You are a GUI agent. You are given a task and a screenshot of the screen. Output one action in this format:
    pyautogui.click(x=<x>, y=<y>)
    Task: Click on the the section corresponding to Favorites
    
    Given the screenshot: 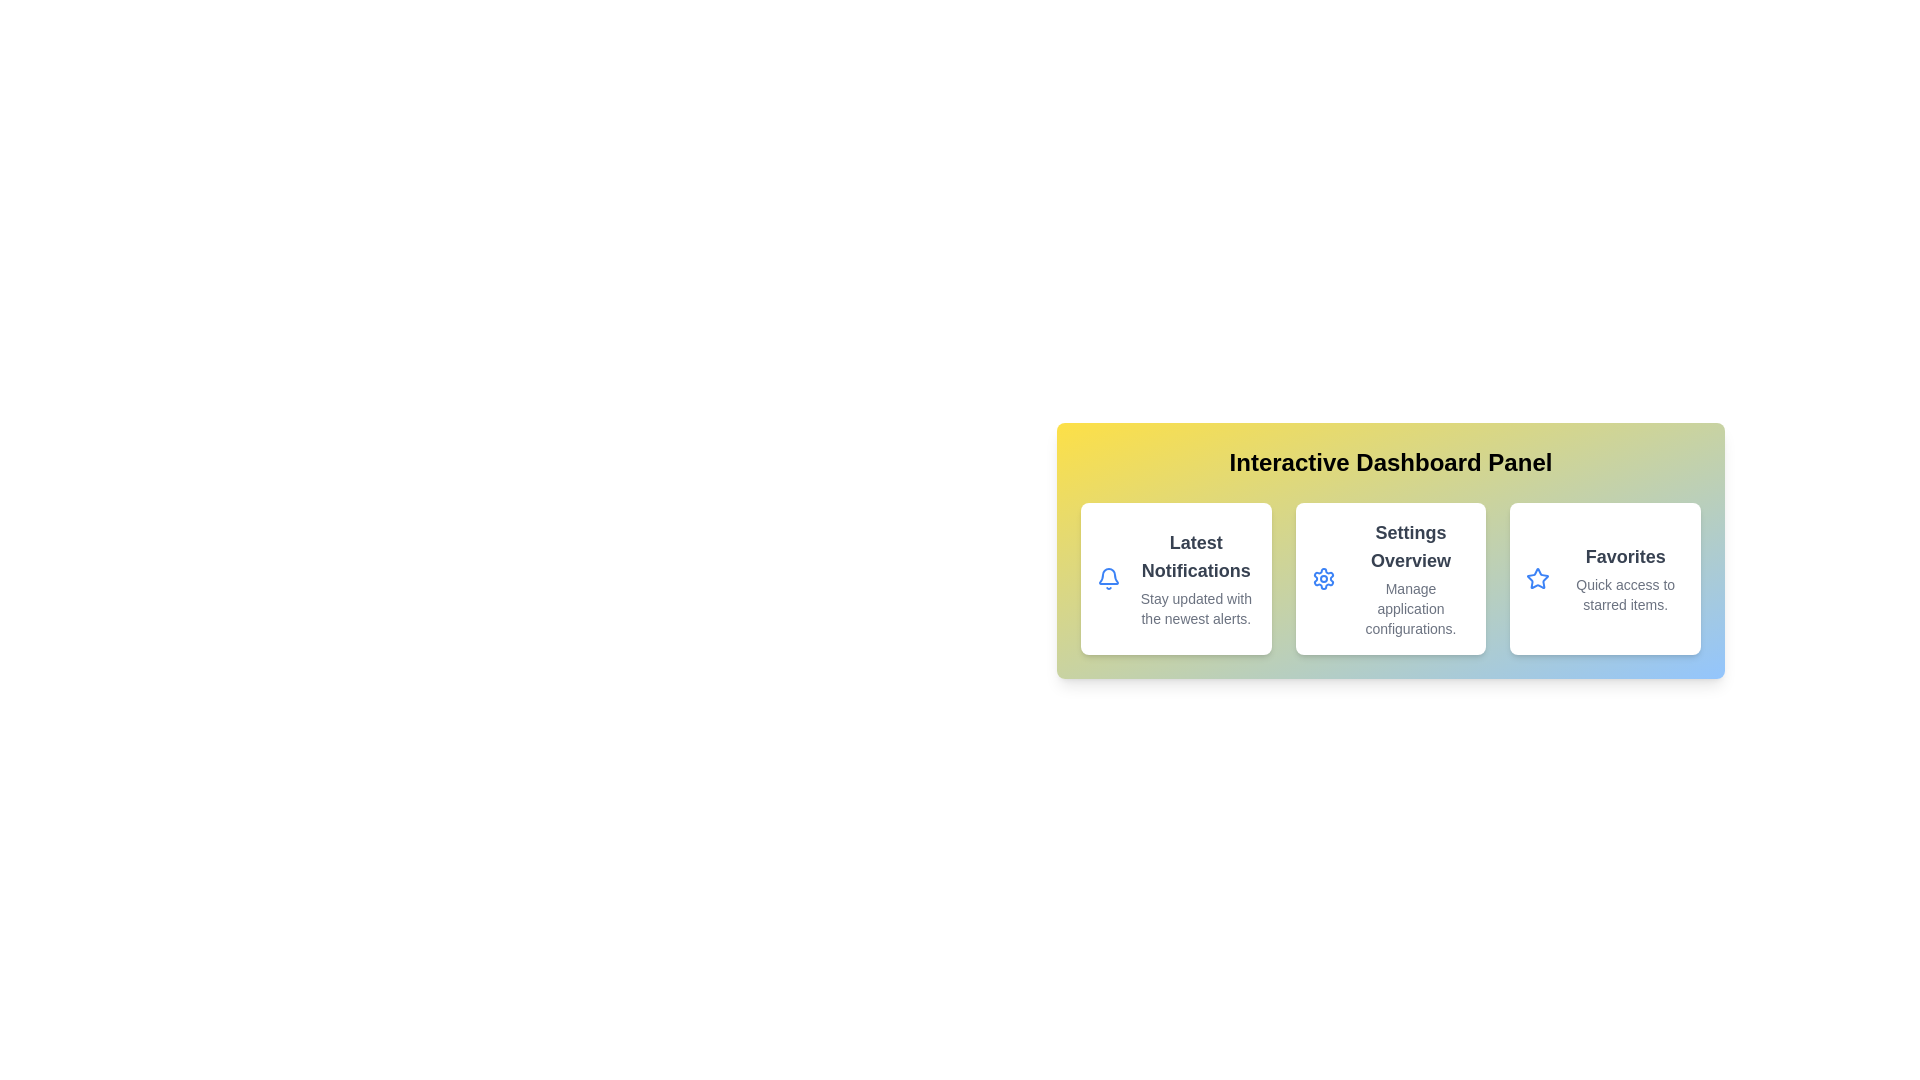 What is the action you would take?
    pyautogui.click(x=1605, y=578)
    